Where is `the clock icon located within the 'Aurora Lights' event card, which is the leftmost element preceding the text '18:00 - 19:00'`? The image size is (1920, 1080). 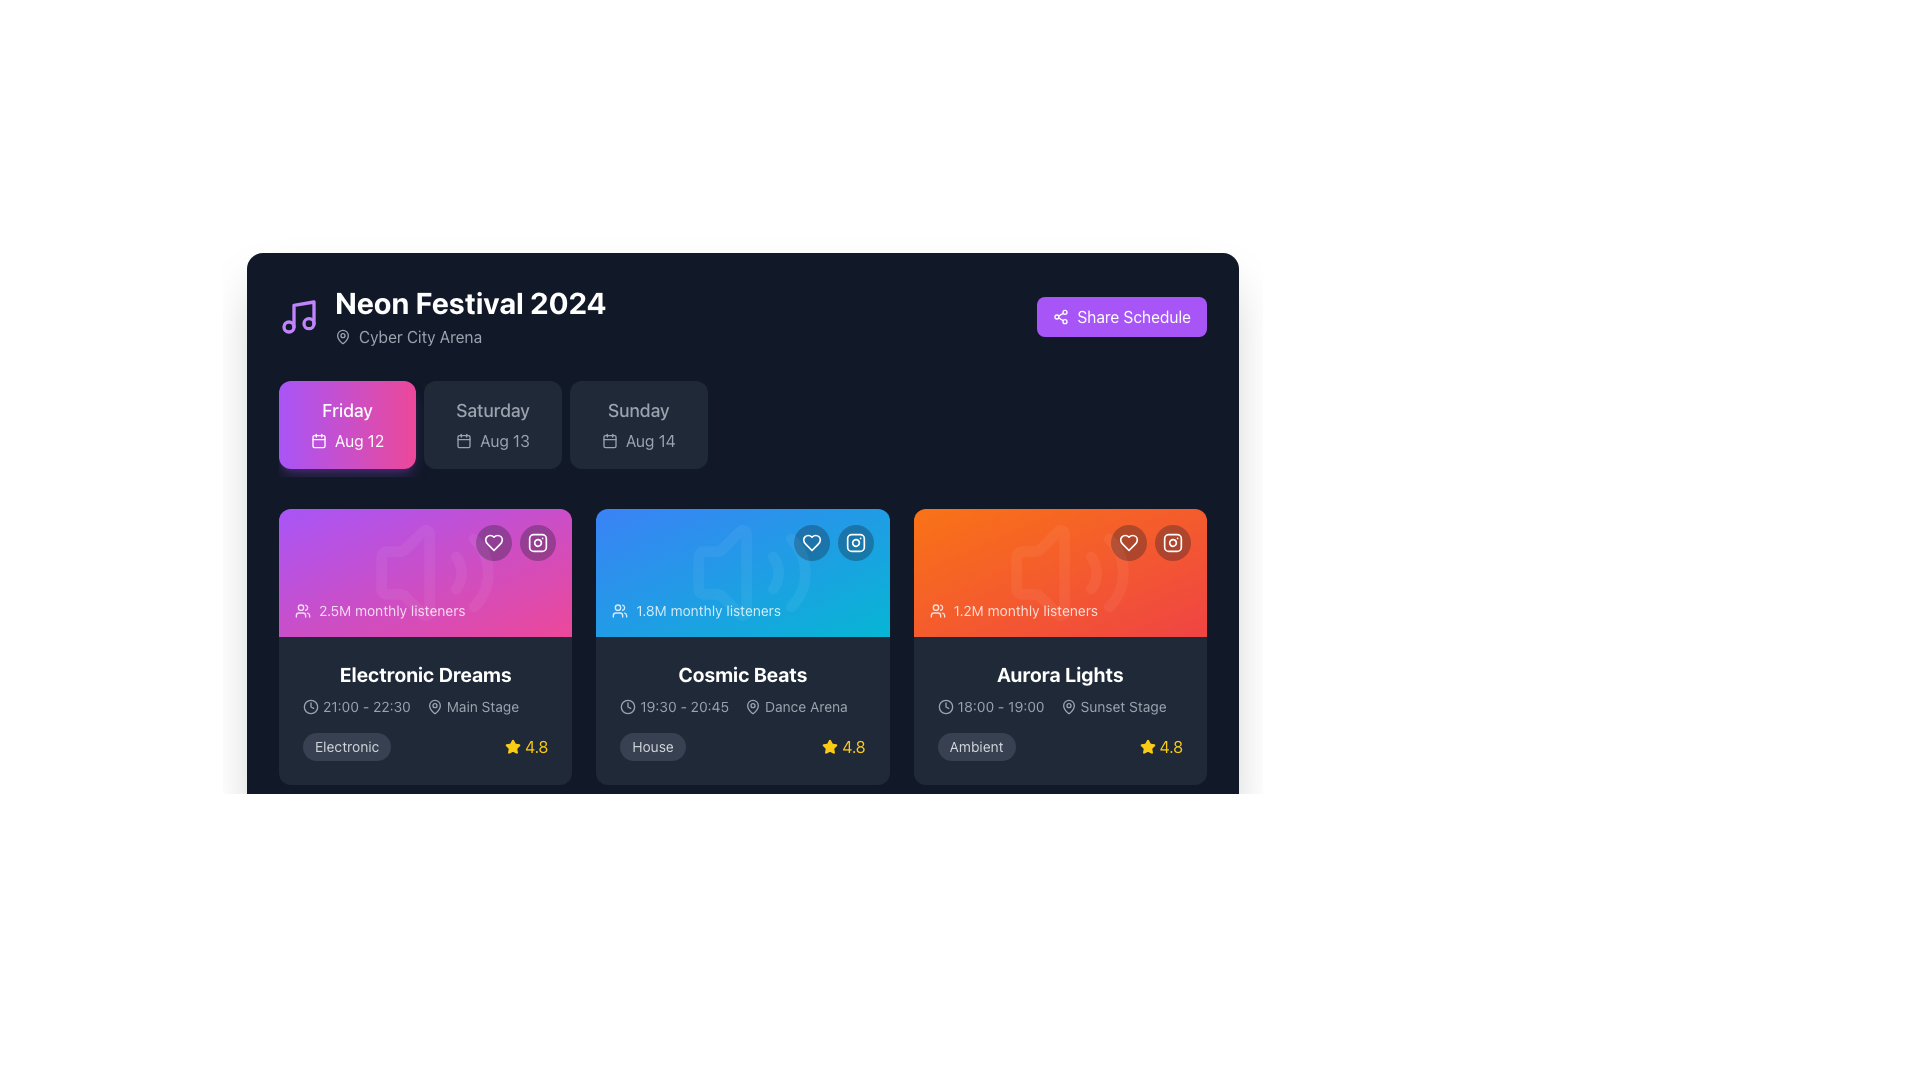 the clock icon located within the 'Aurora Lights' event card, which is the leftmost element preceding the text '18:00 - 19:00' is located at coordinates (944, 705).